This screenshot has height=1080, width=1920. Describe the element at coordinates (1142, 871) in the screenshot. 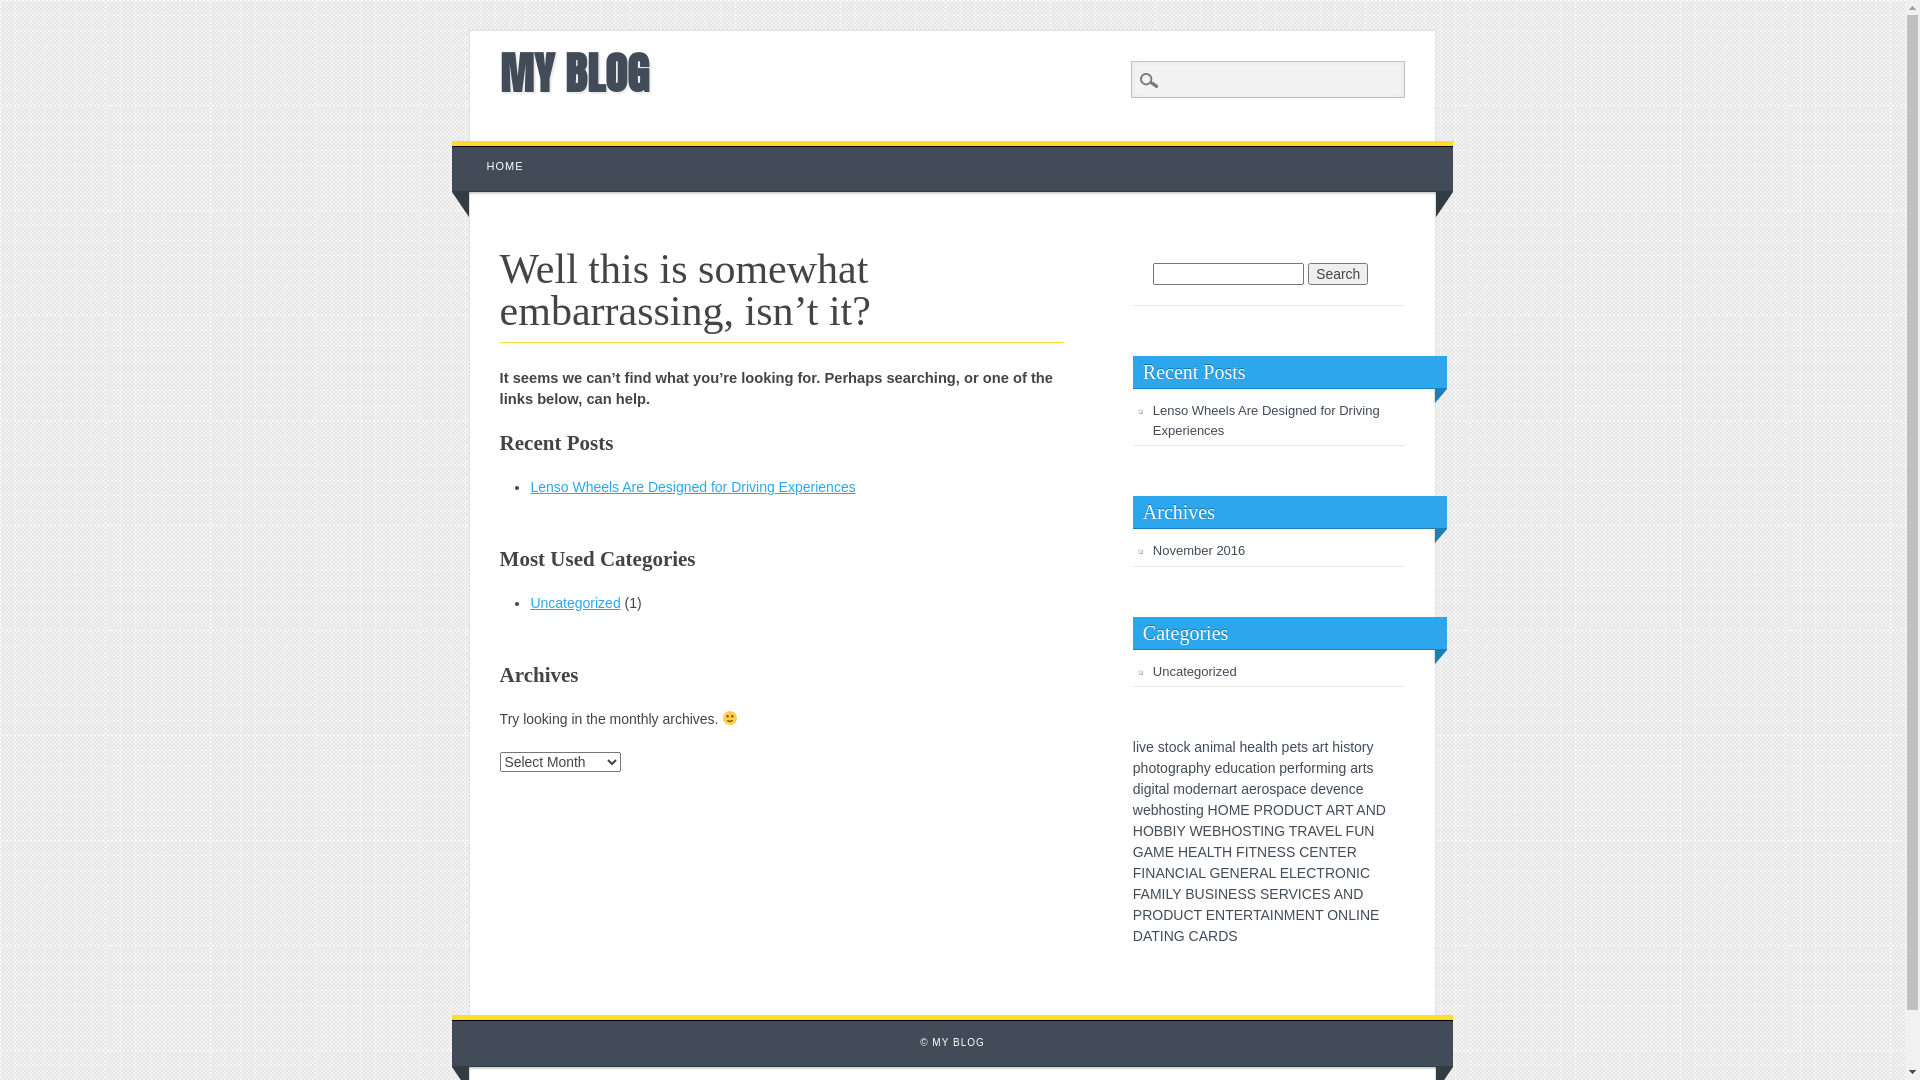

I see `'I'` at that location.